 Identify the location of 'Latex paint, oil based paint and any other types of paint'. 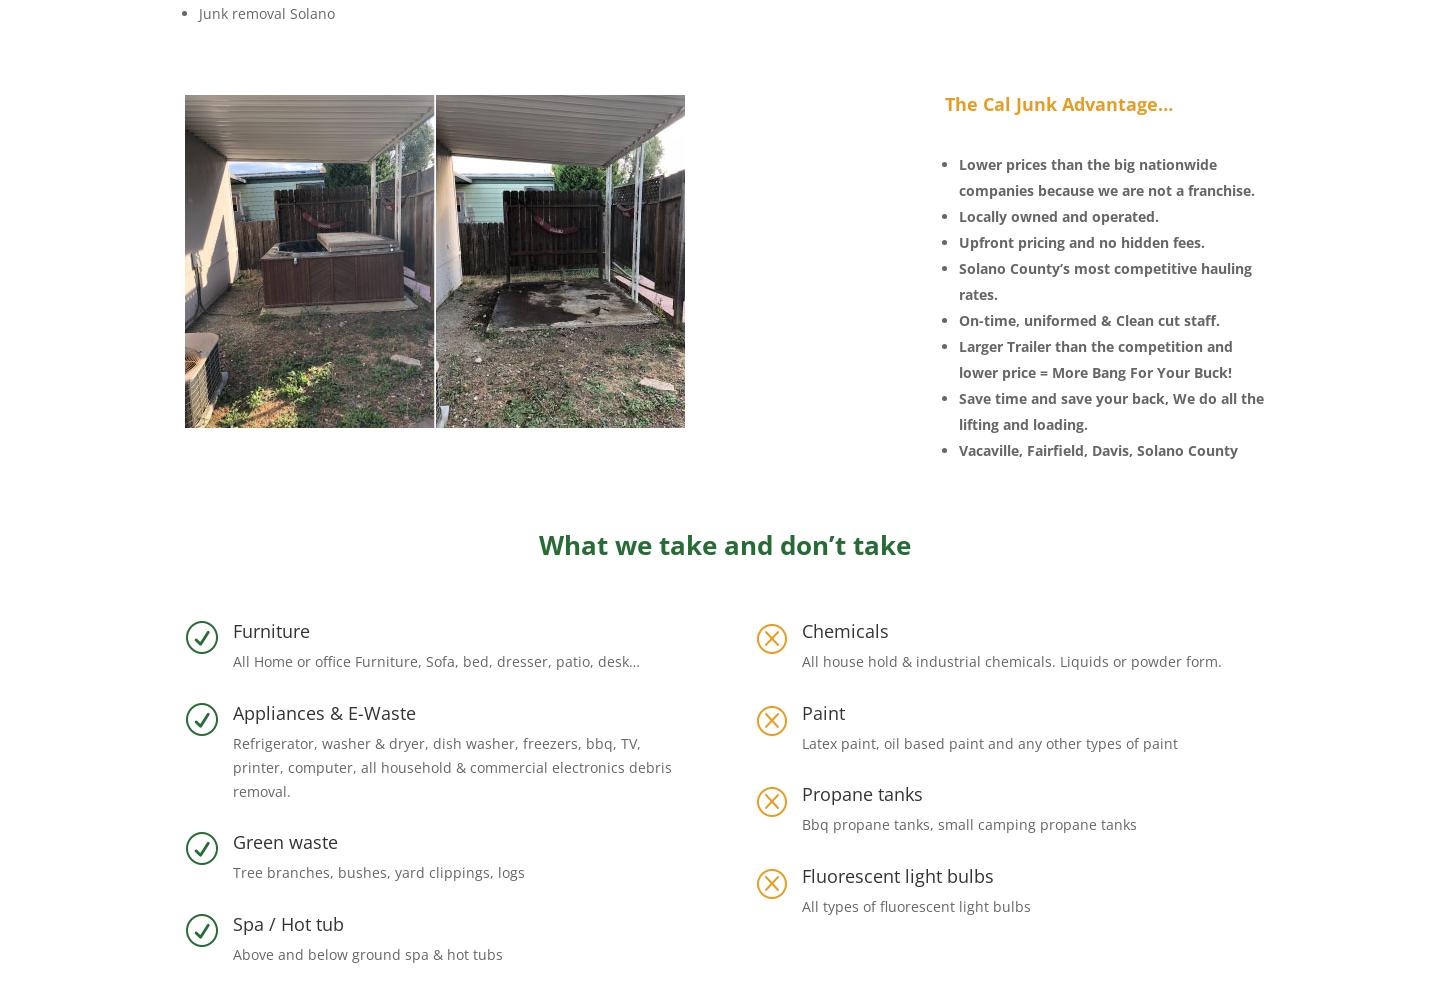
(800, 741).